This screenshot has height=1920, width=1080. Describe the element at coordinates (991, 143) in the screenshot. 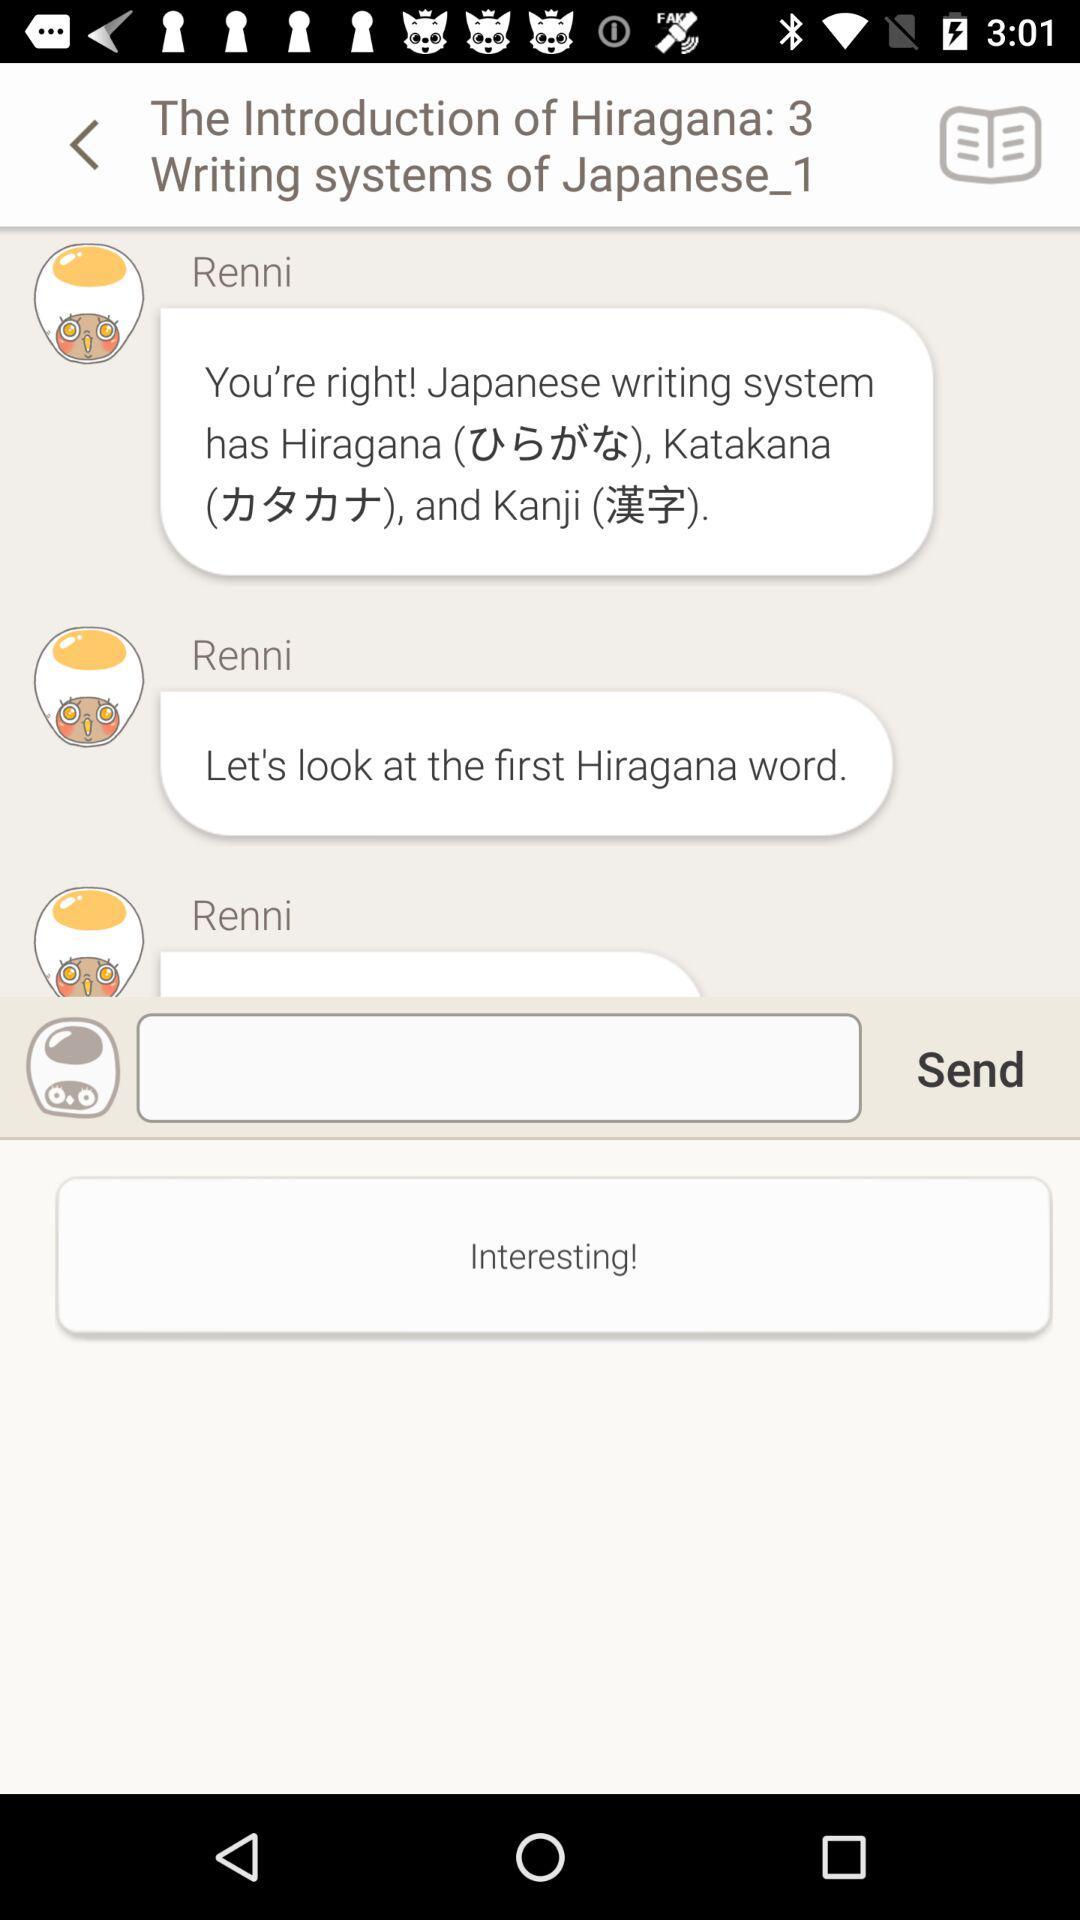

I see `the book icon` at that location.